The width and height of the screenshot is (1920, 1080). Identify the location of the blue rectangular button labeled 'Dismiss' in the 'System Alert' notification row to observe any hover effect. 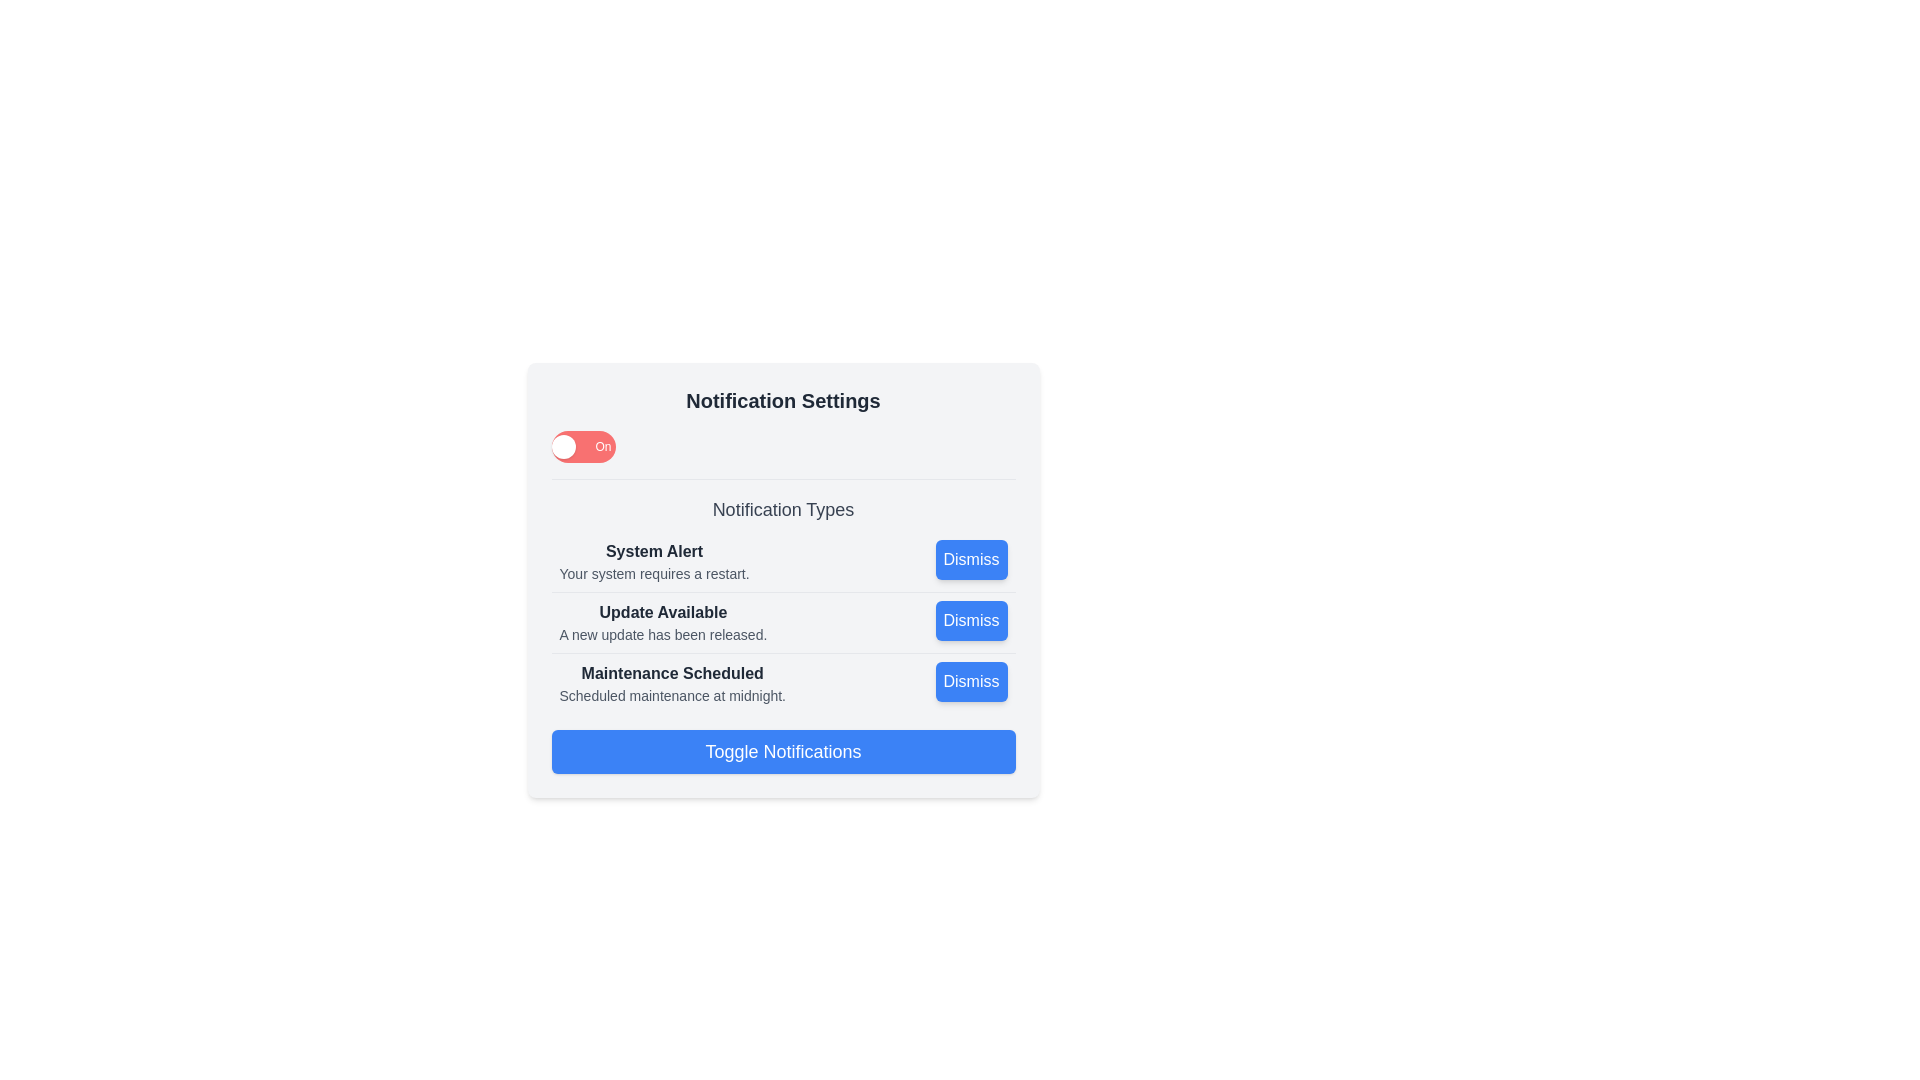
(971, 559).